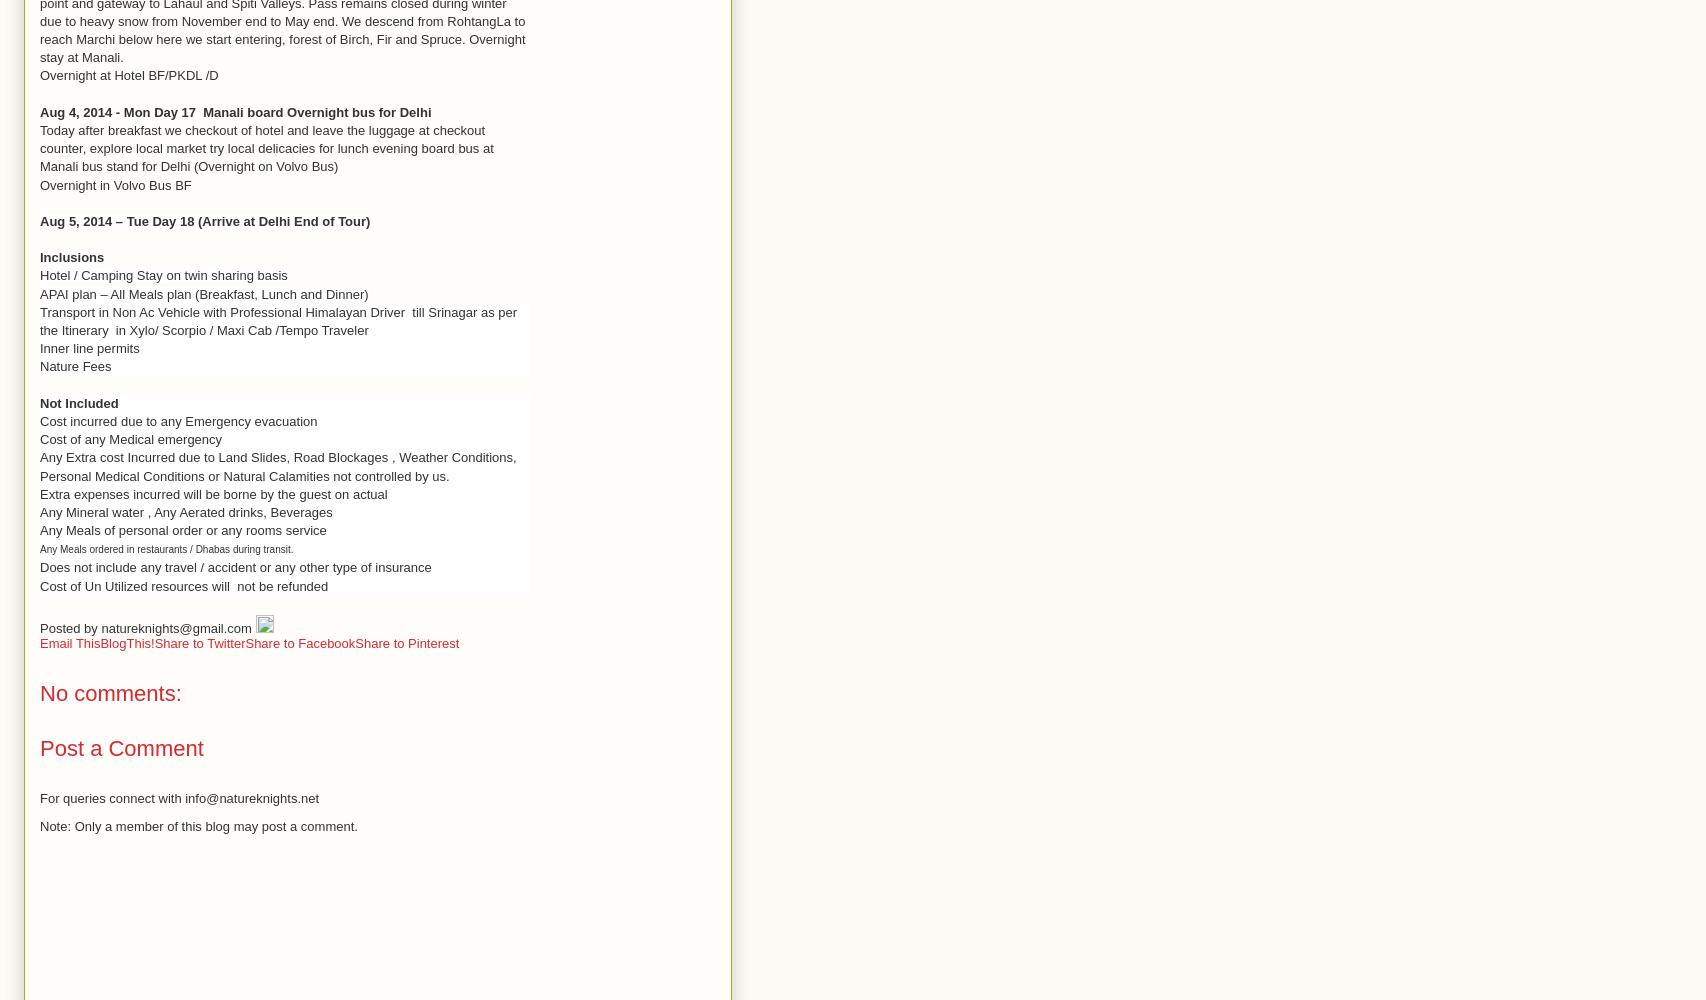 The width and height of the screenshot is (1706, 1000). I want to click on 'Share to Pinterest', so click(407, 643).